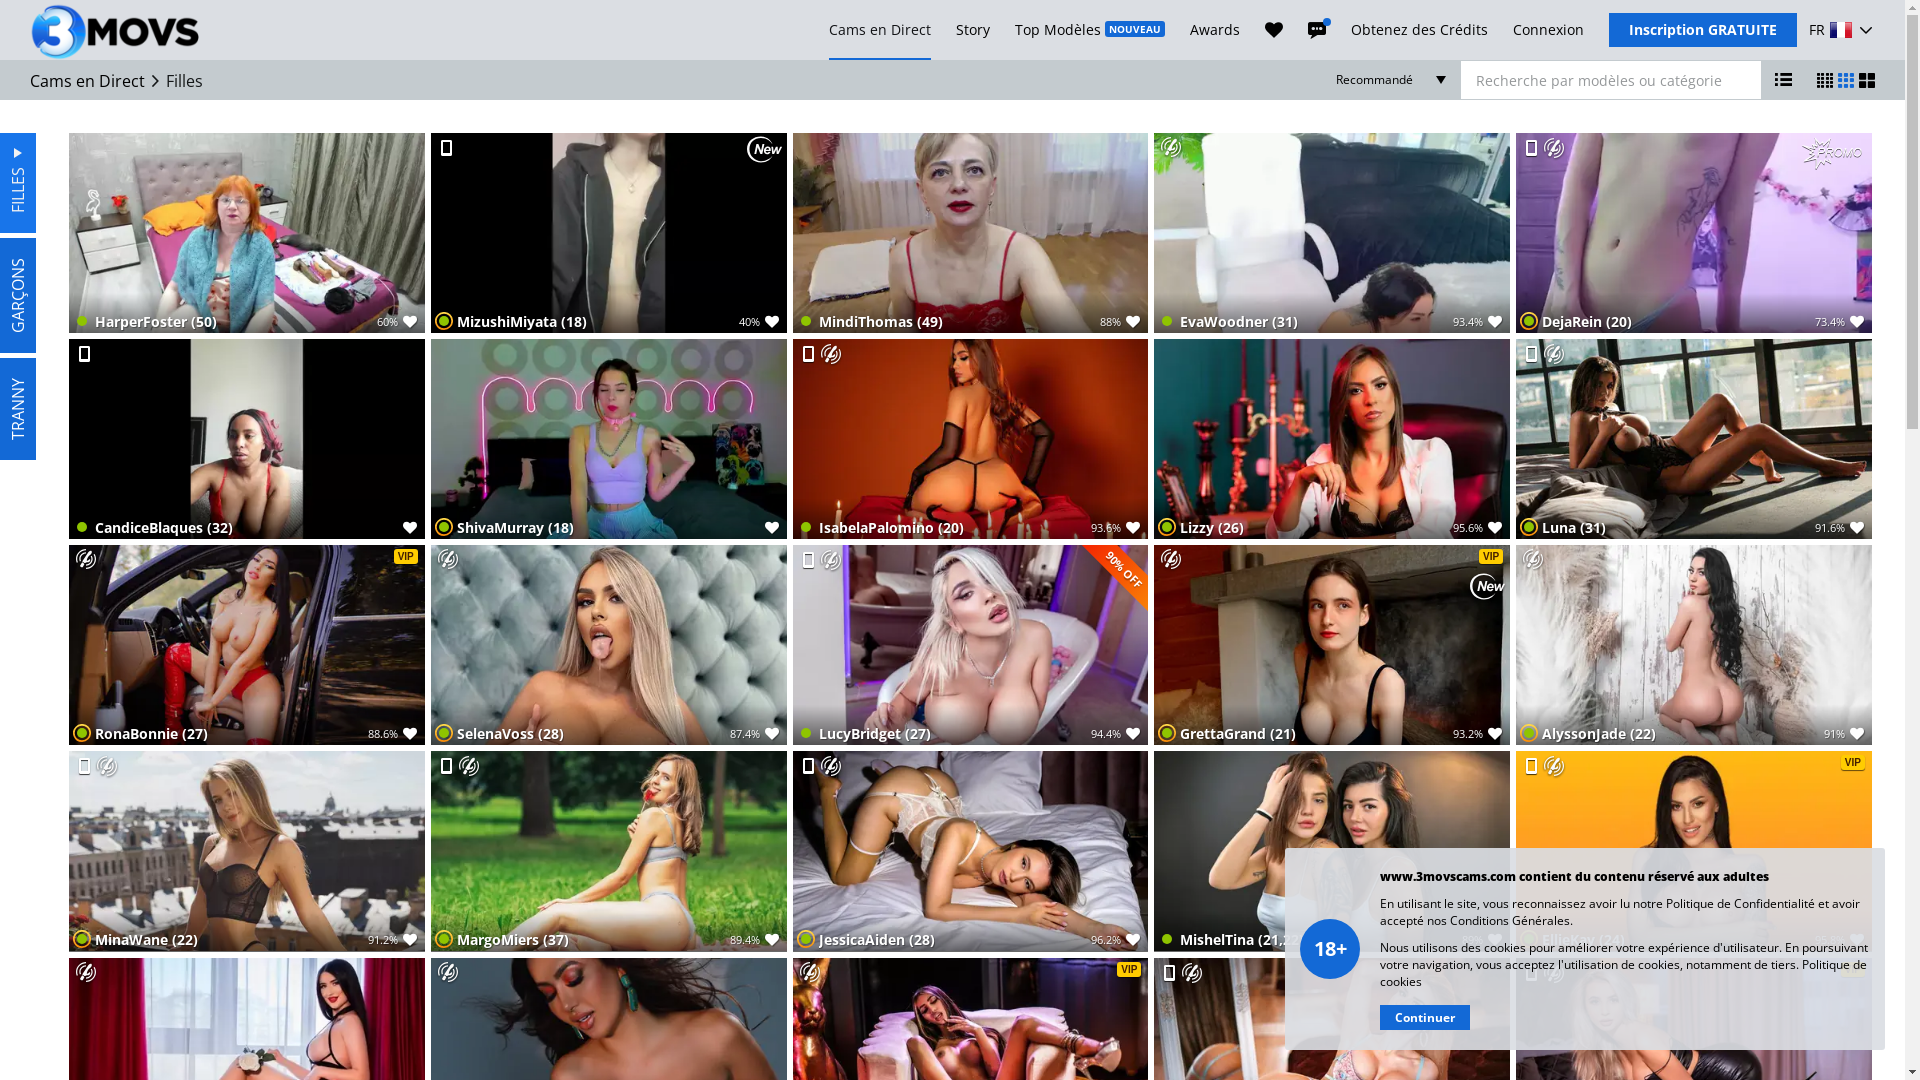 Image resolution: width=1920 pixels, height=1080 pixels. What do you see at coordinates (973, 30) in the screenshot?
I see `'Story'` at bounding box center [973, 30].